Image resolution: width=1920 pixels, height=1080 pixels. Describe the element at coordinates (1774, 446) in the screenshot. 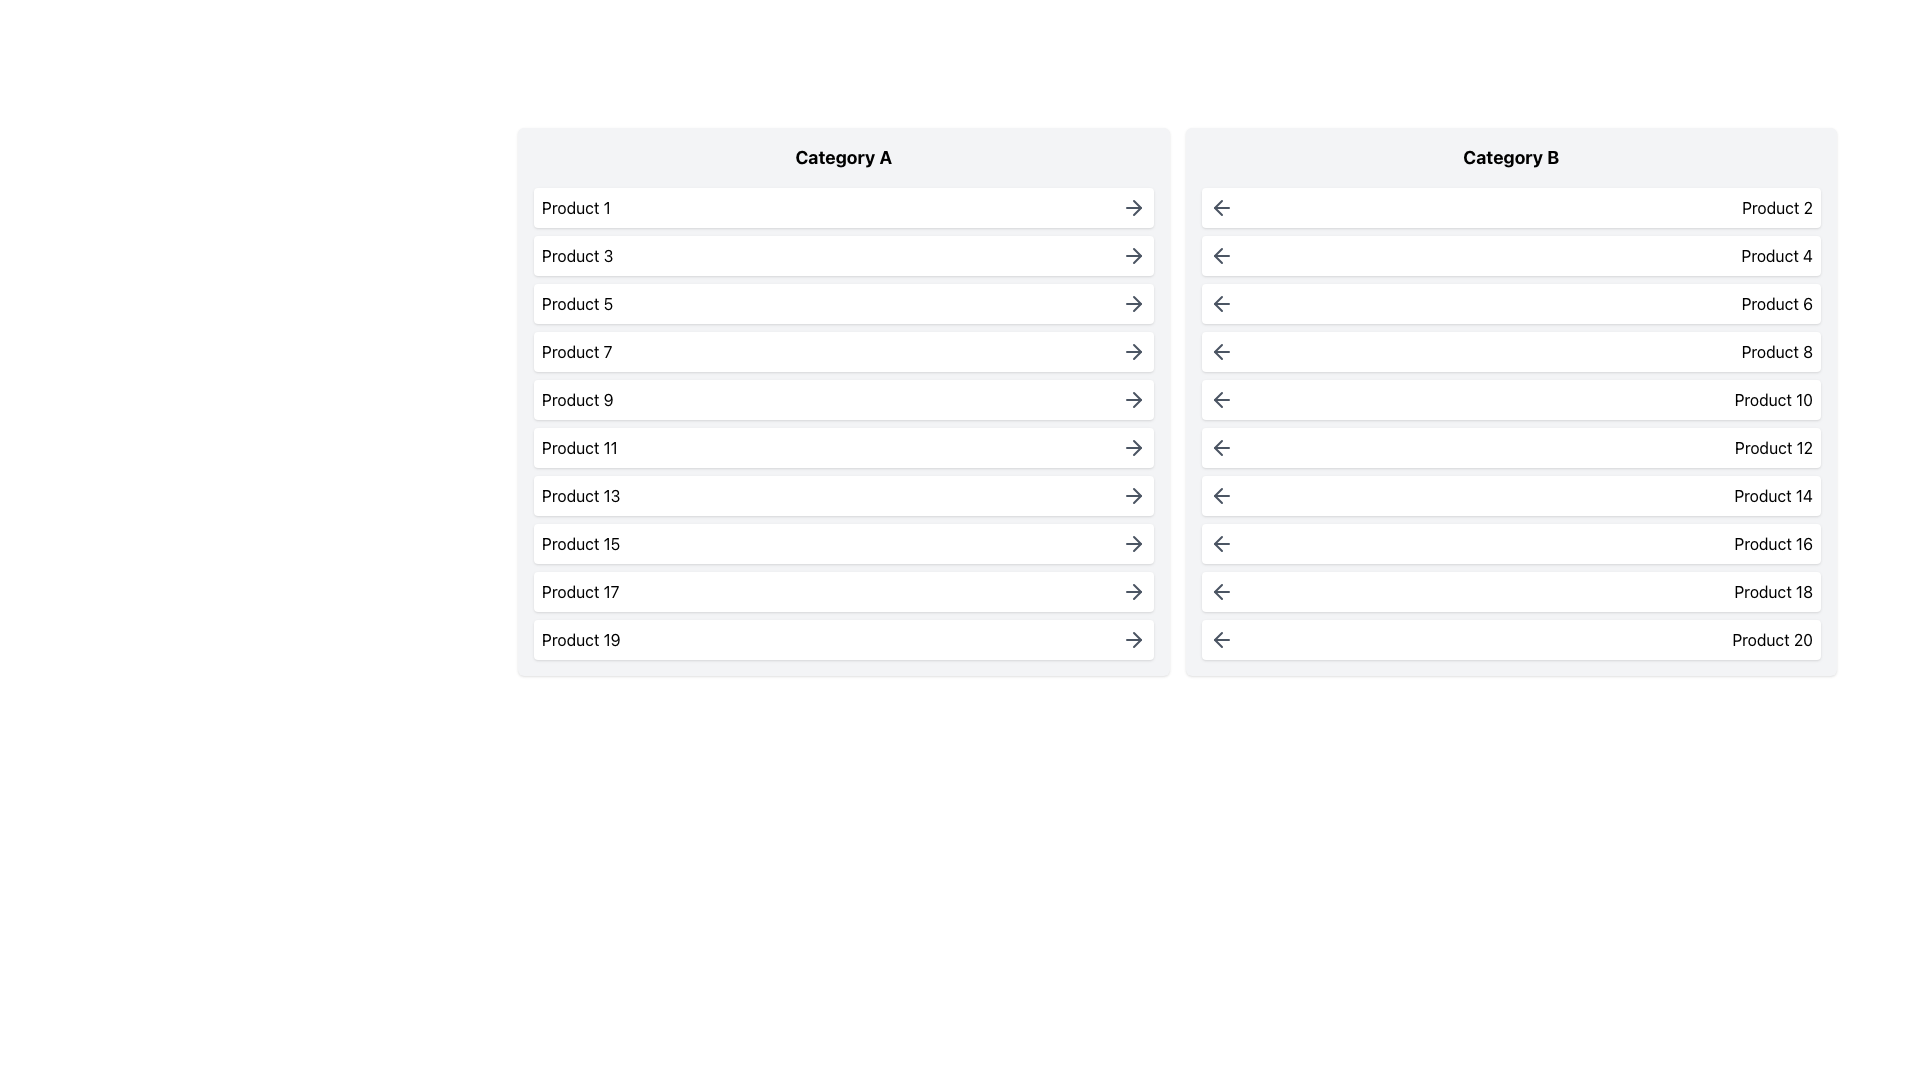

I see `the text label displaying 'Product 12', which is aligned in the second column of 'Category B' and positioned adjacent to an arrow icon` at that location.